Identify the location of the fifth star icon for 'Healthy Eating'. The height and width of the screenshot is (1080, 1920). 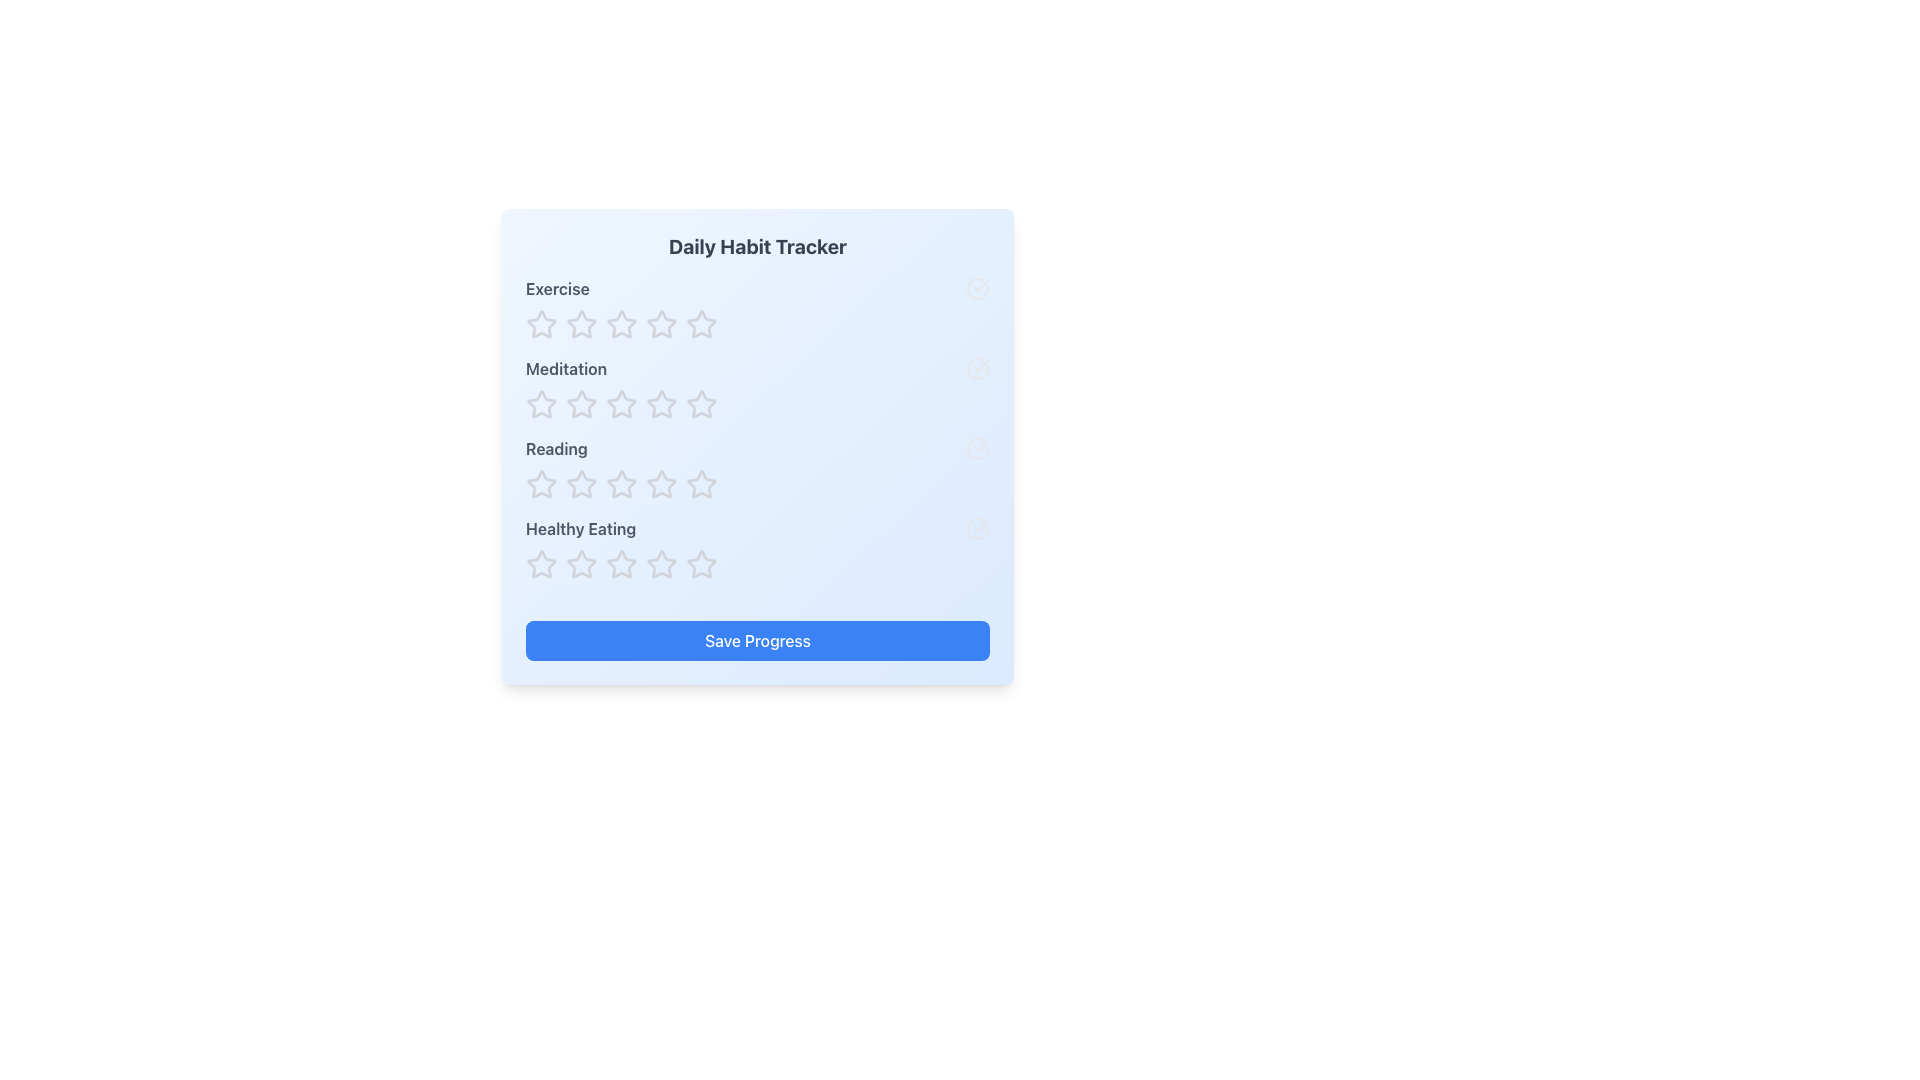
(701, 564).